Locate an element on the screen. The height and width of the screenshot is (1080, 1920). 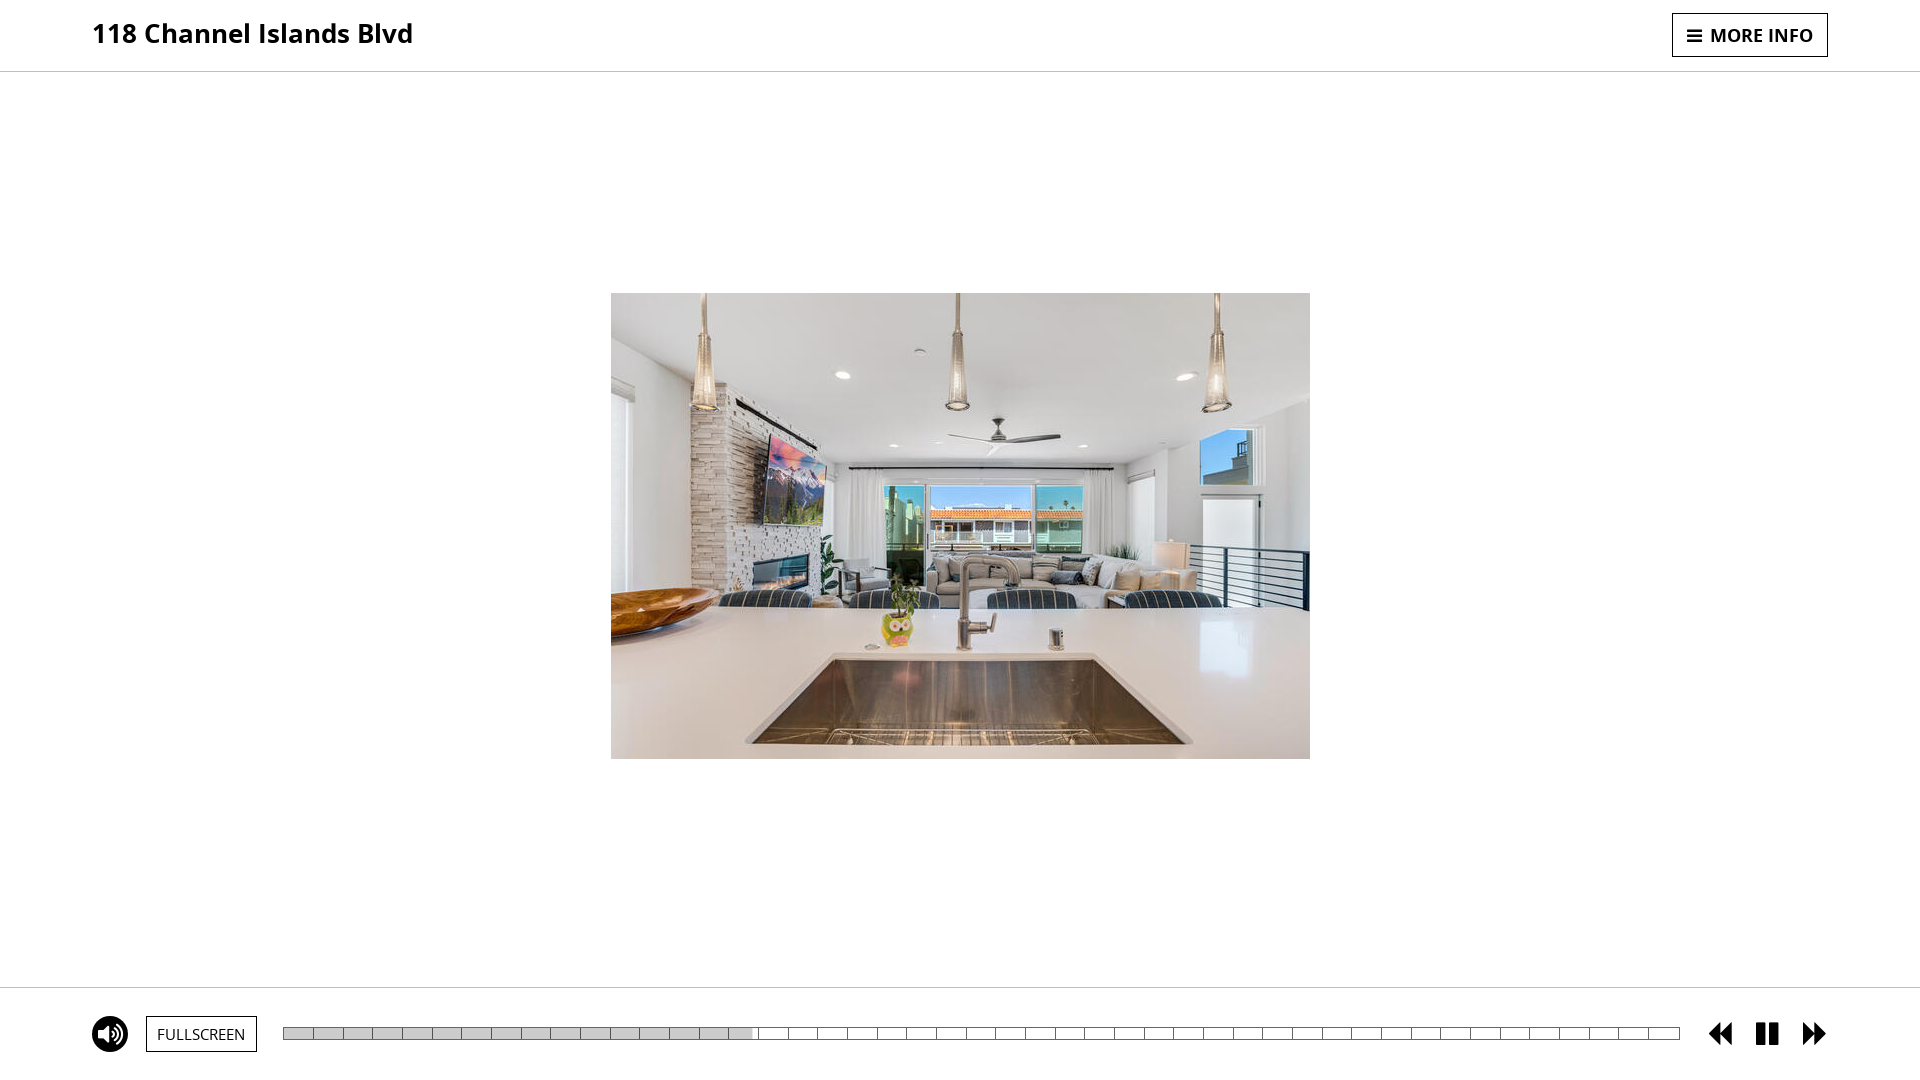
'MORE INFO' is located at coordinates (1749, 34).